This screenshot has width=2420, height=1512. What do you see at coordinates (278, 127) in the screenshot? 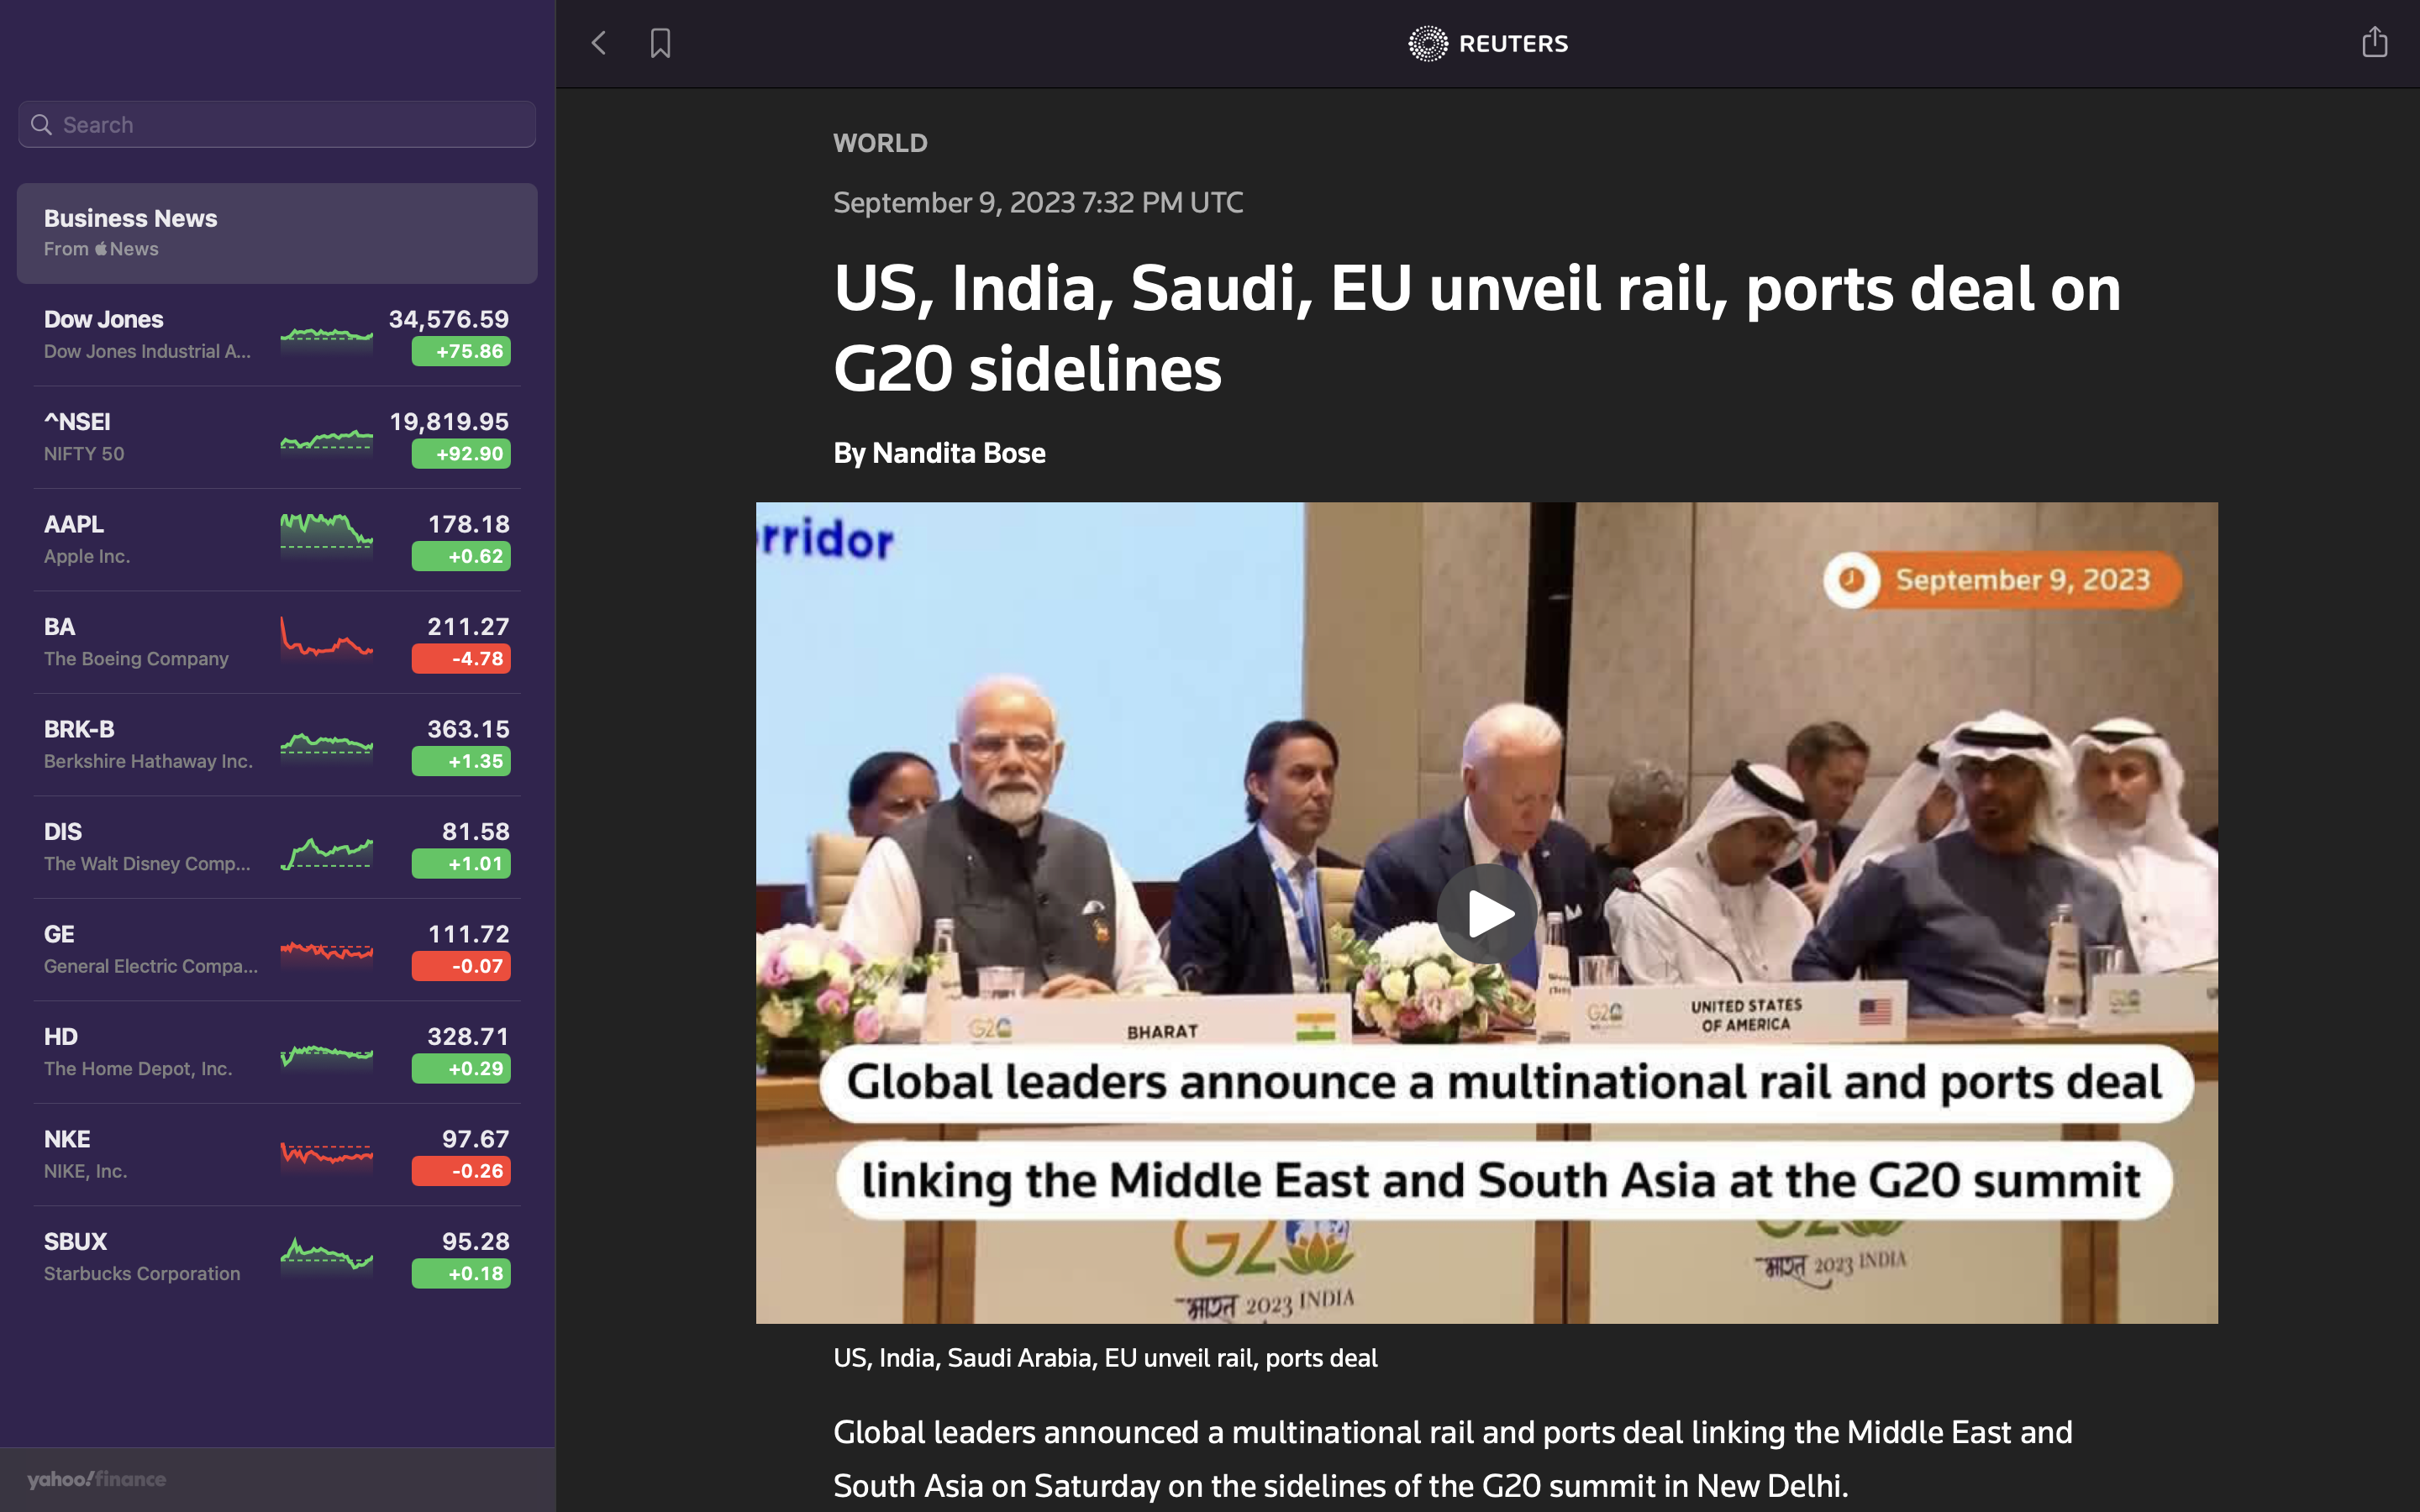
I see `Look up the latest updates on Dow Jones` at bounding box center [278, 127].